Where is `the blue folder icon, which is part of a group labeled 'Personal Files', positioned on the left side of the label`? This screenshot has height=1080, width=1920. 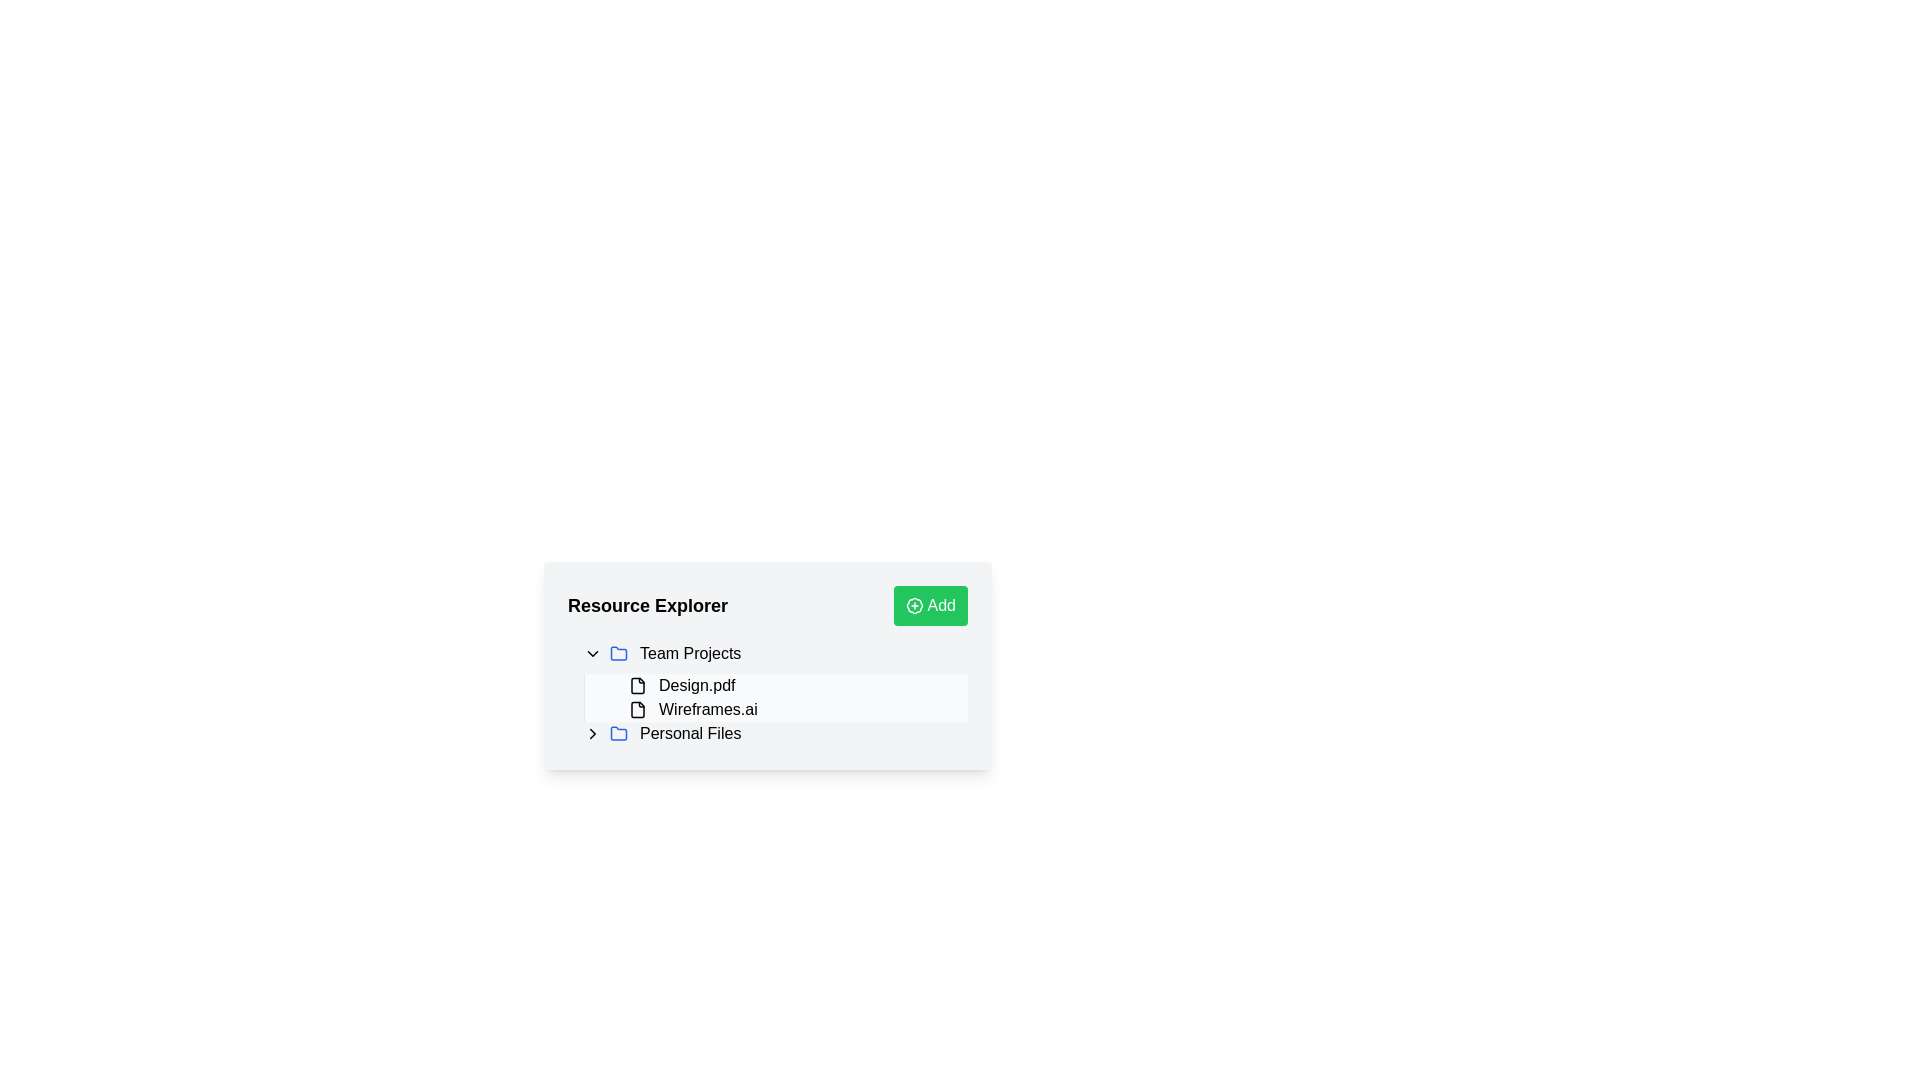 the blue folder icon, which is part of a group labeled 'Personal Files', positioned on the left side of the label is located at coordinates (618, 733).